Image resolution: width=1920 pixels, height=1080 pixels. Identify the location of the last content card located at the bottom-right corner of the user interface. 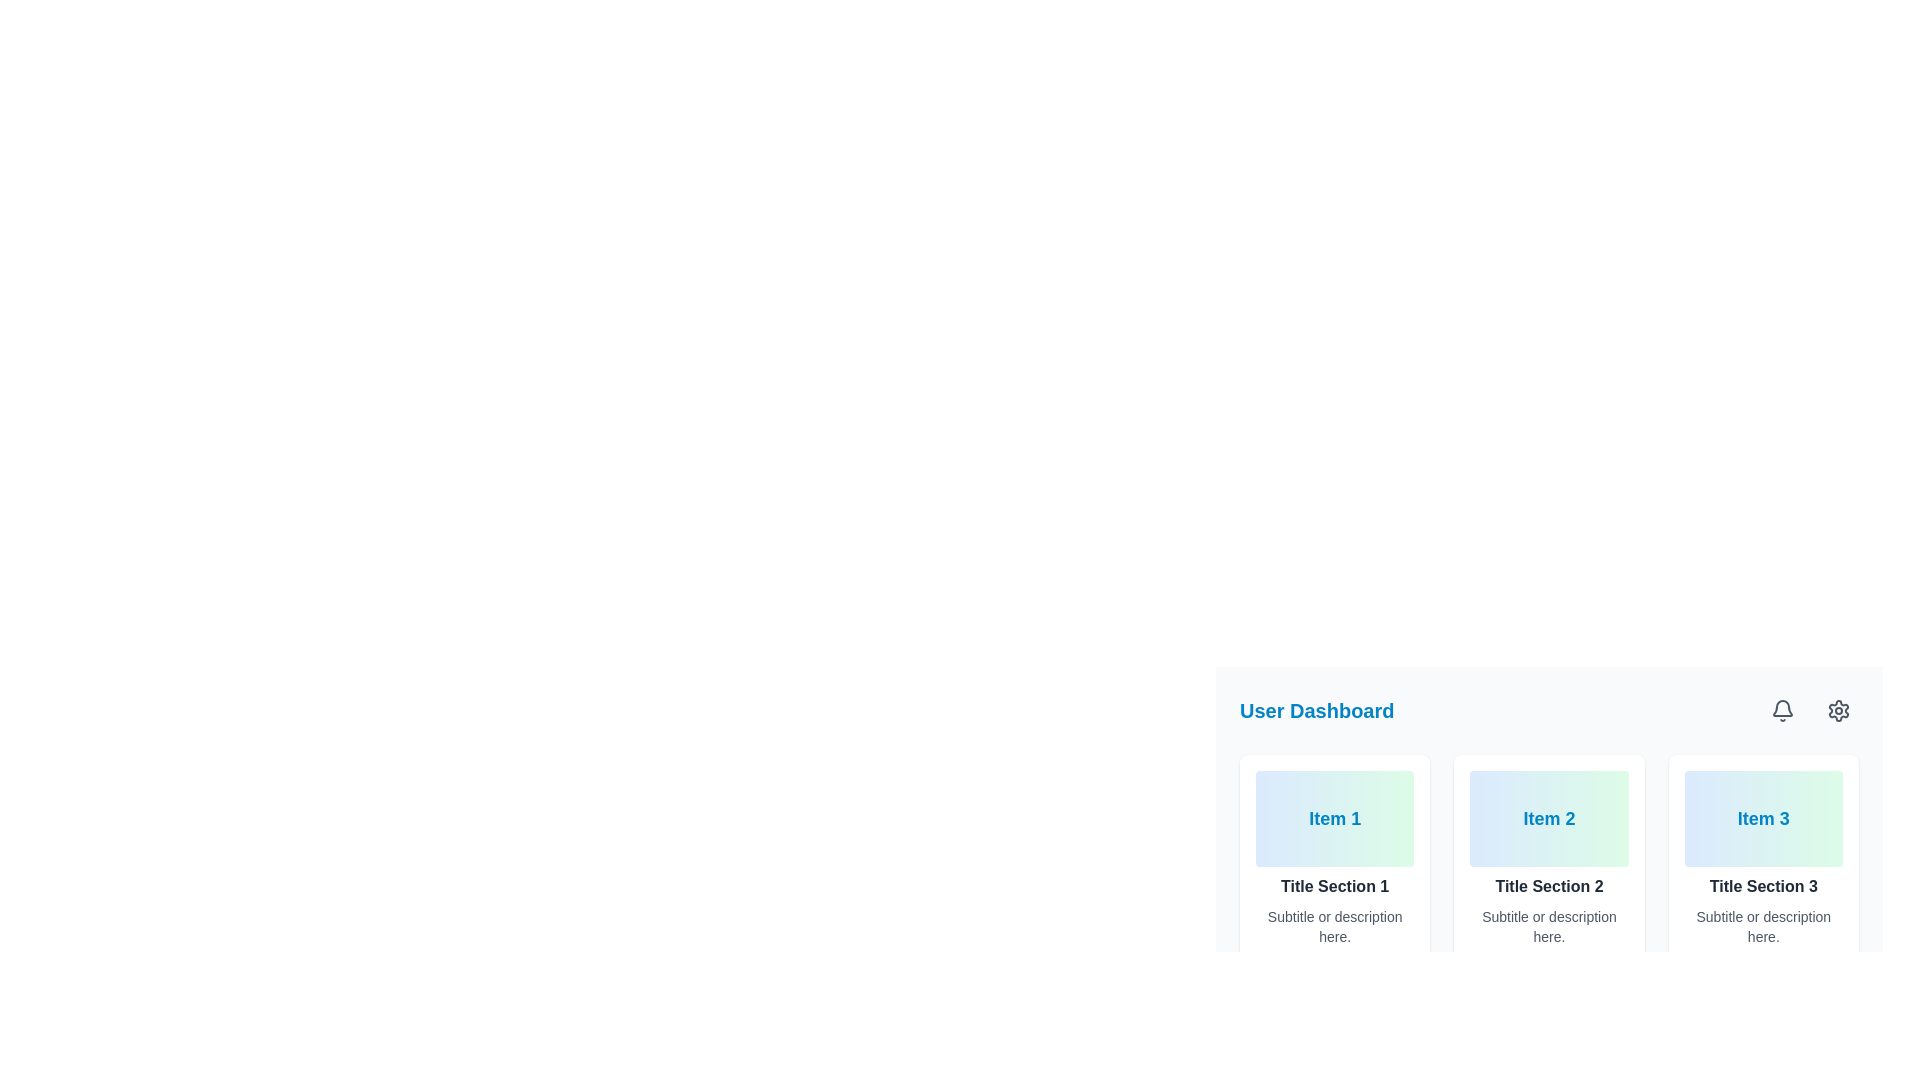
(1763, 858).